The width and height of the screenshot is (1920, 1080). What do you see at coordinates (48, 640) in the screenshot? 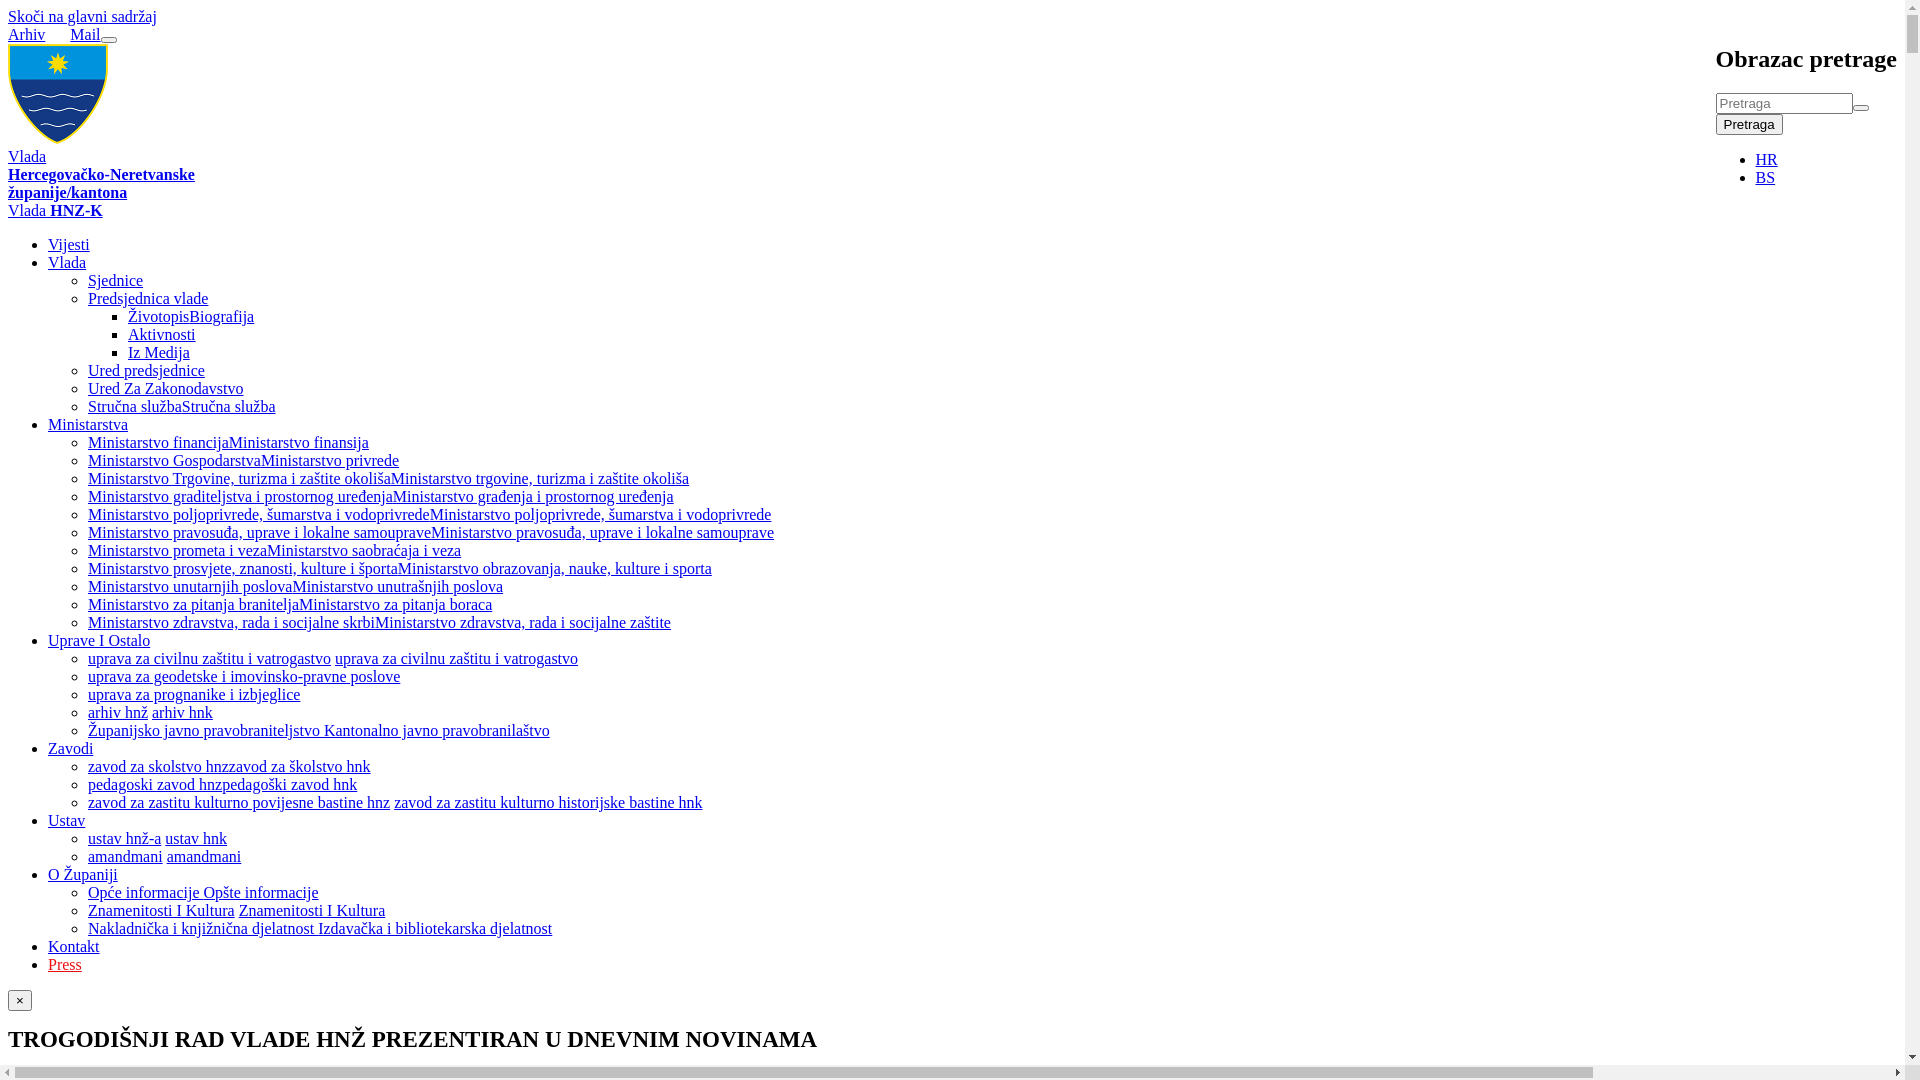
I see `'Uprave I Ostalo'` at bounding box center [48, 640].